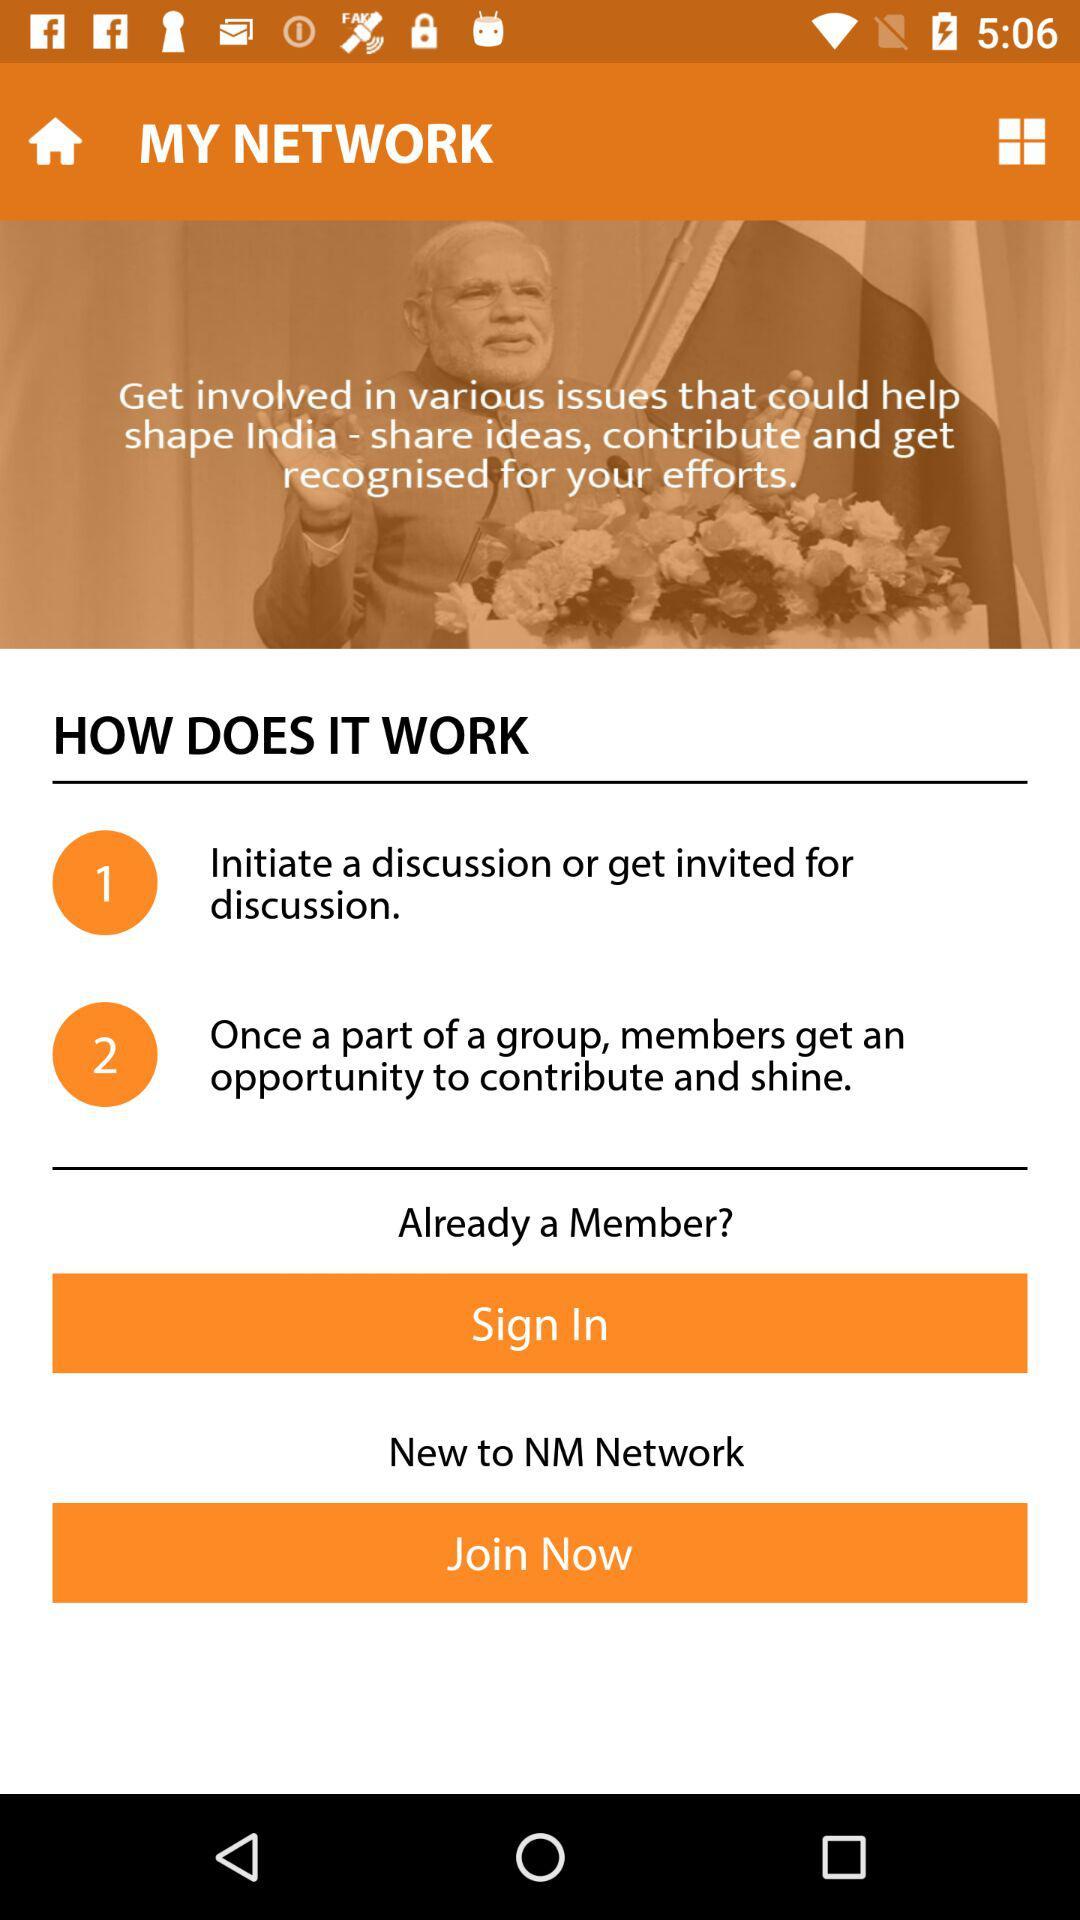  What do you see at coordinates (540, 1323) in the screenshot?
I see `the item above the new to nm icon` at bounding box center [540, 1323].